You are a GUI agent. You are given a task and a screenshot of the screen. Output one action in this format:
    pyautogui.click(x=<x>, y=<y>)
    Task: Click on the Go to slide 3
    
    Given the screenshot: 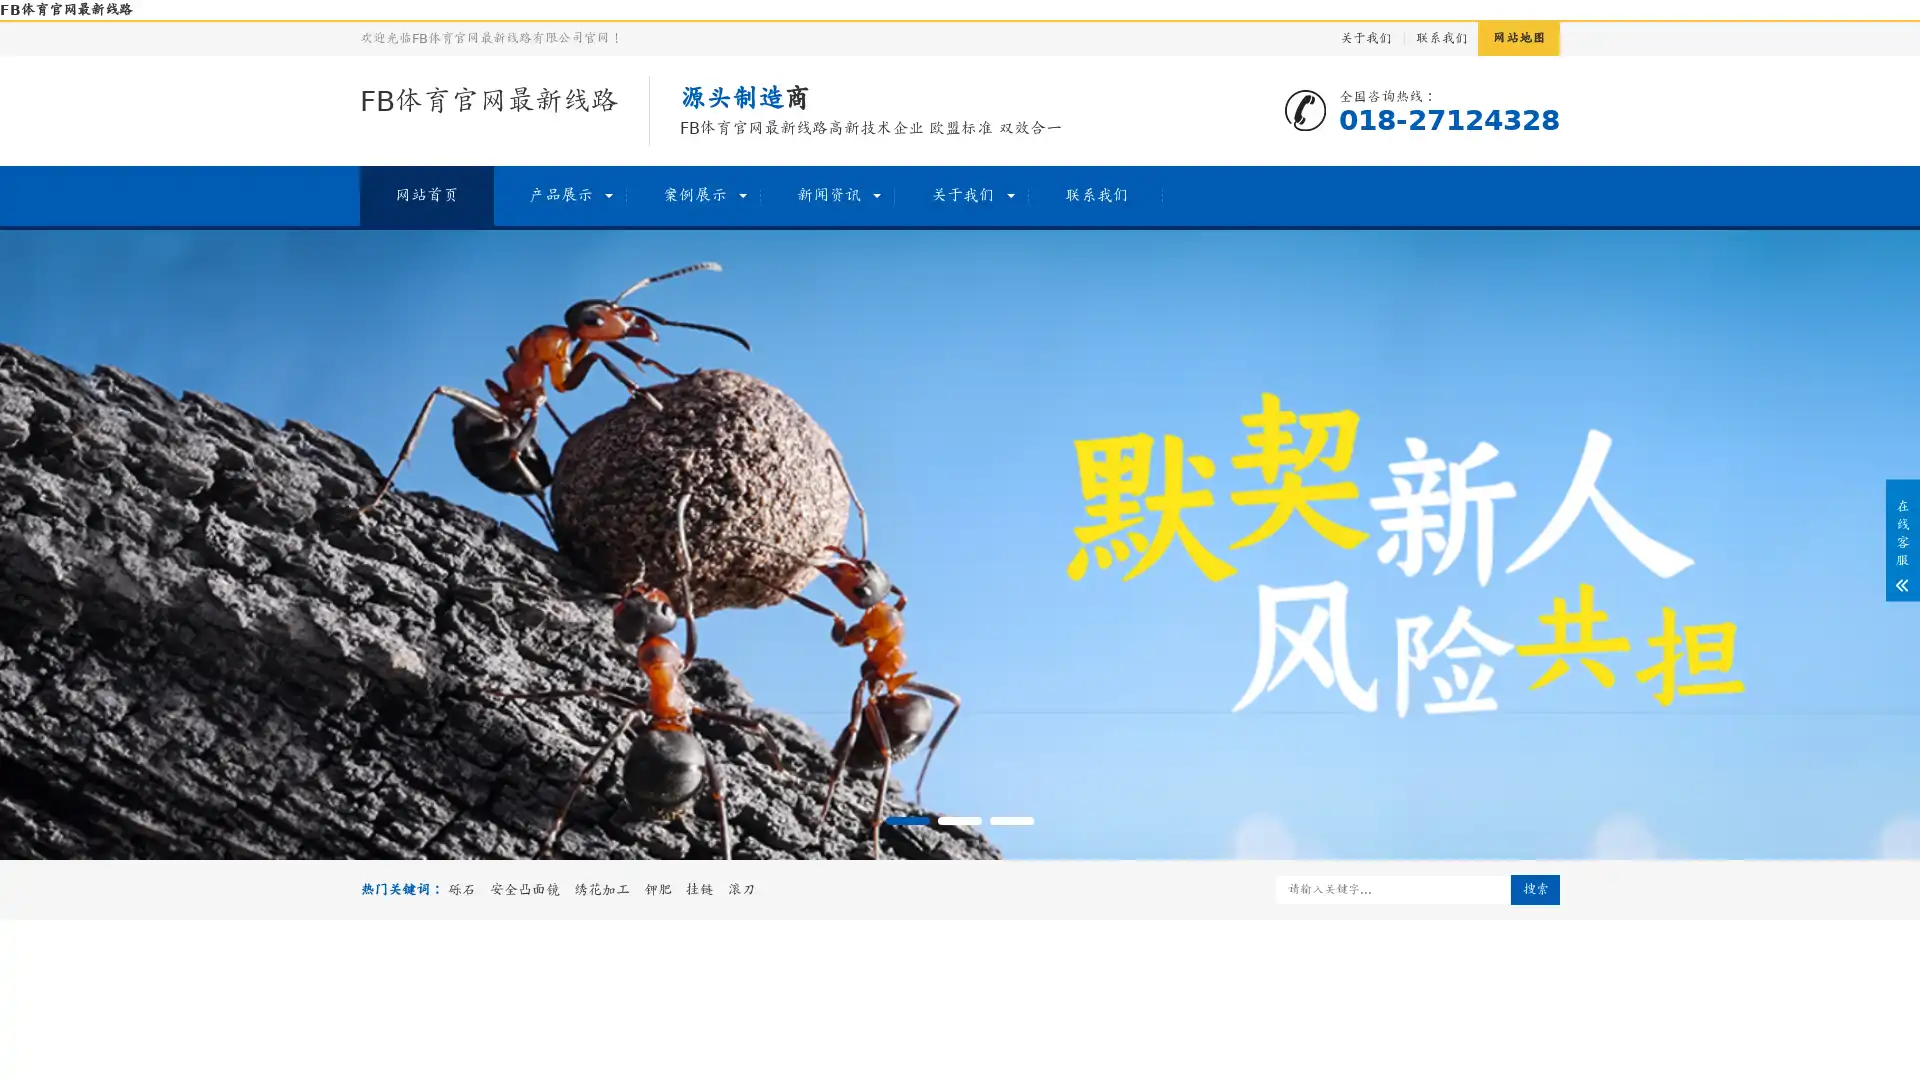 What is the action you would take?
    pyautogui.click(x=1012, y=821)
    